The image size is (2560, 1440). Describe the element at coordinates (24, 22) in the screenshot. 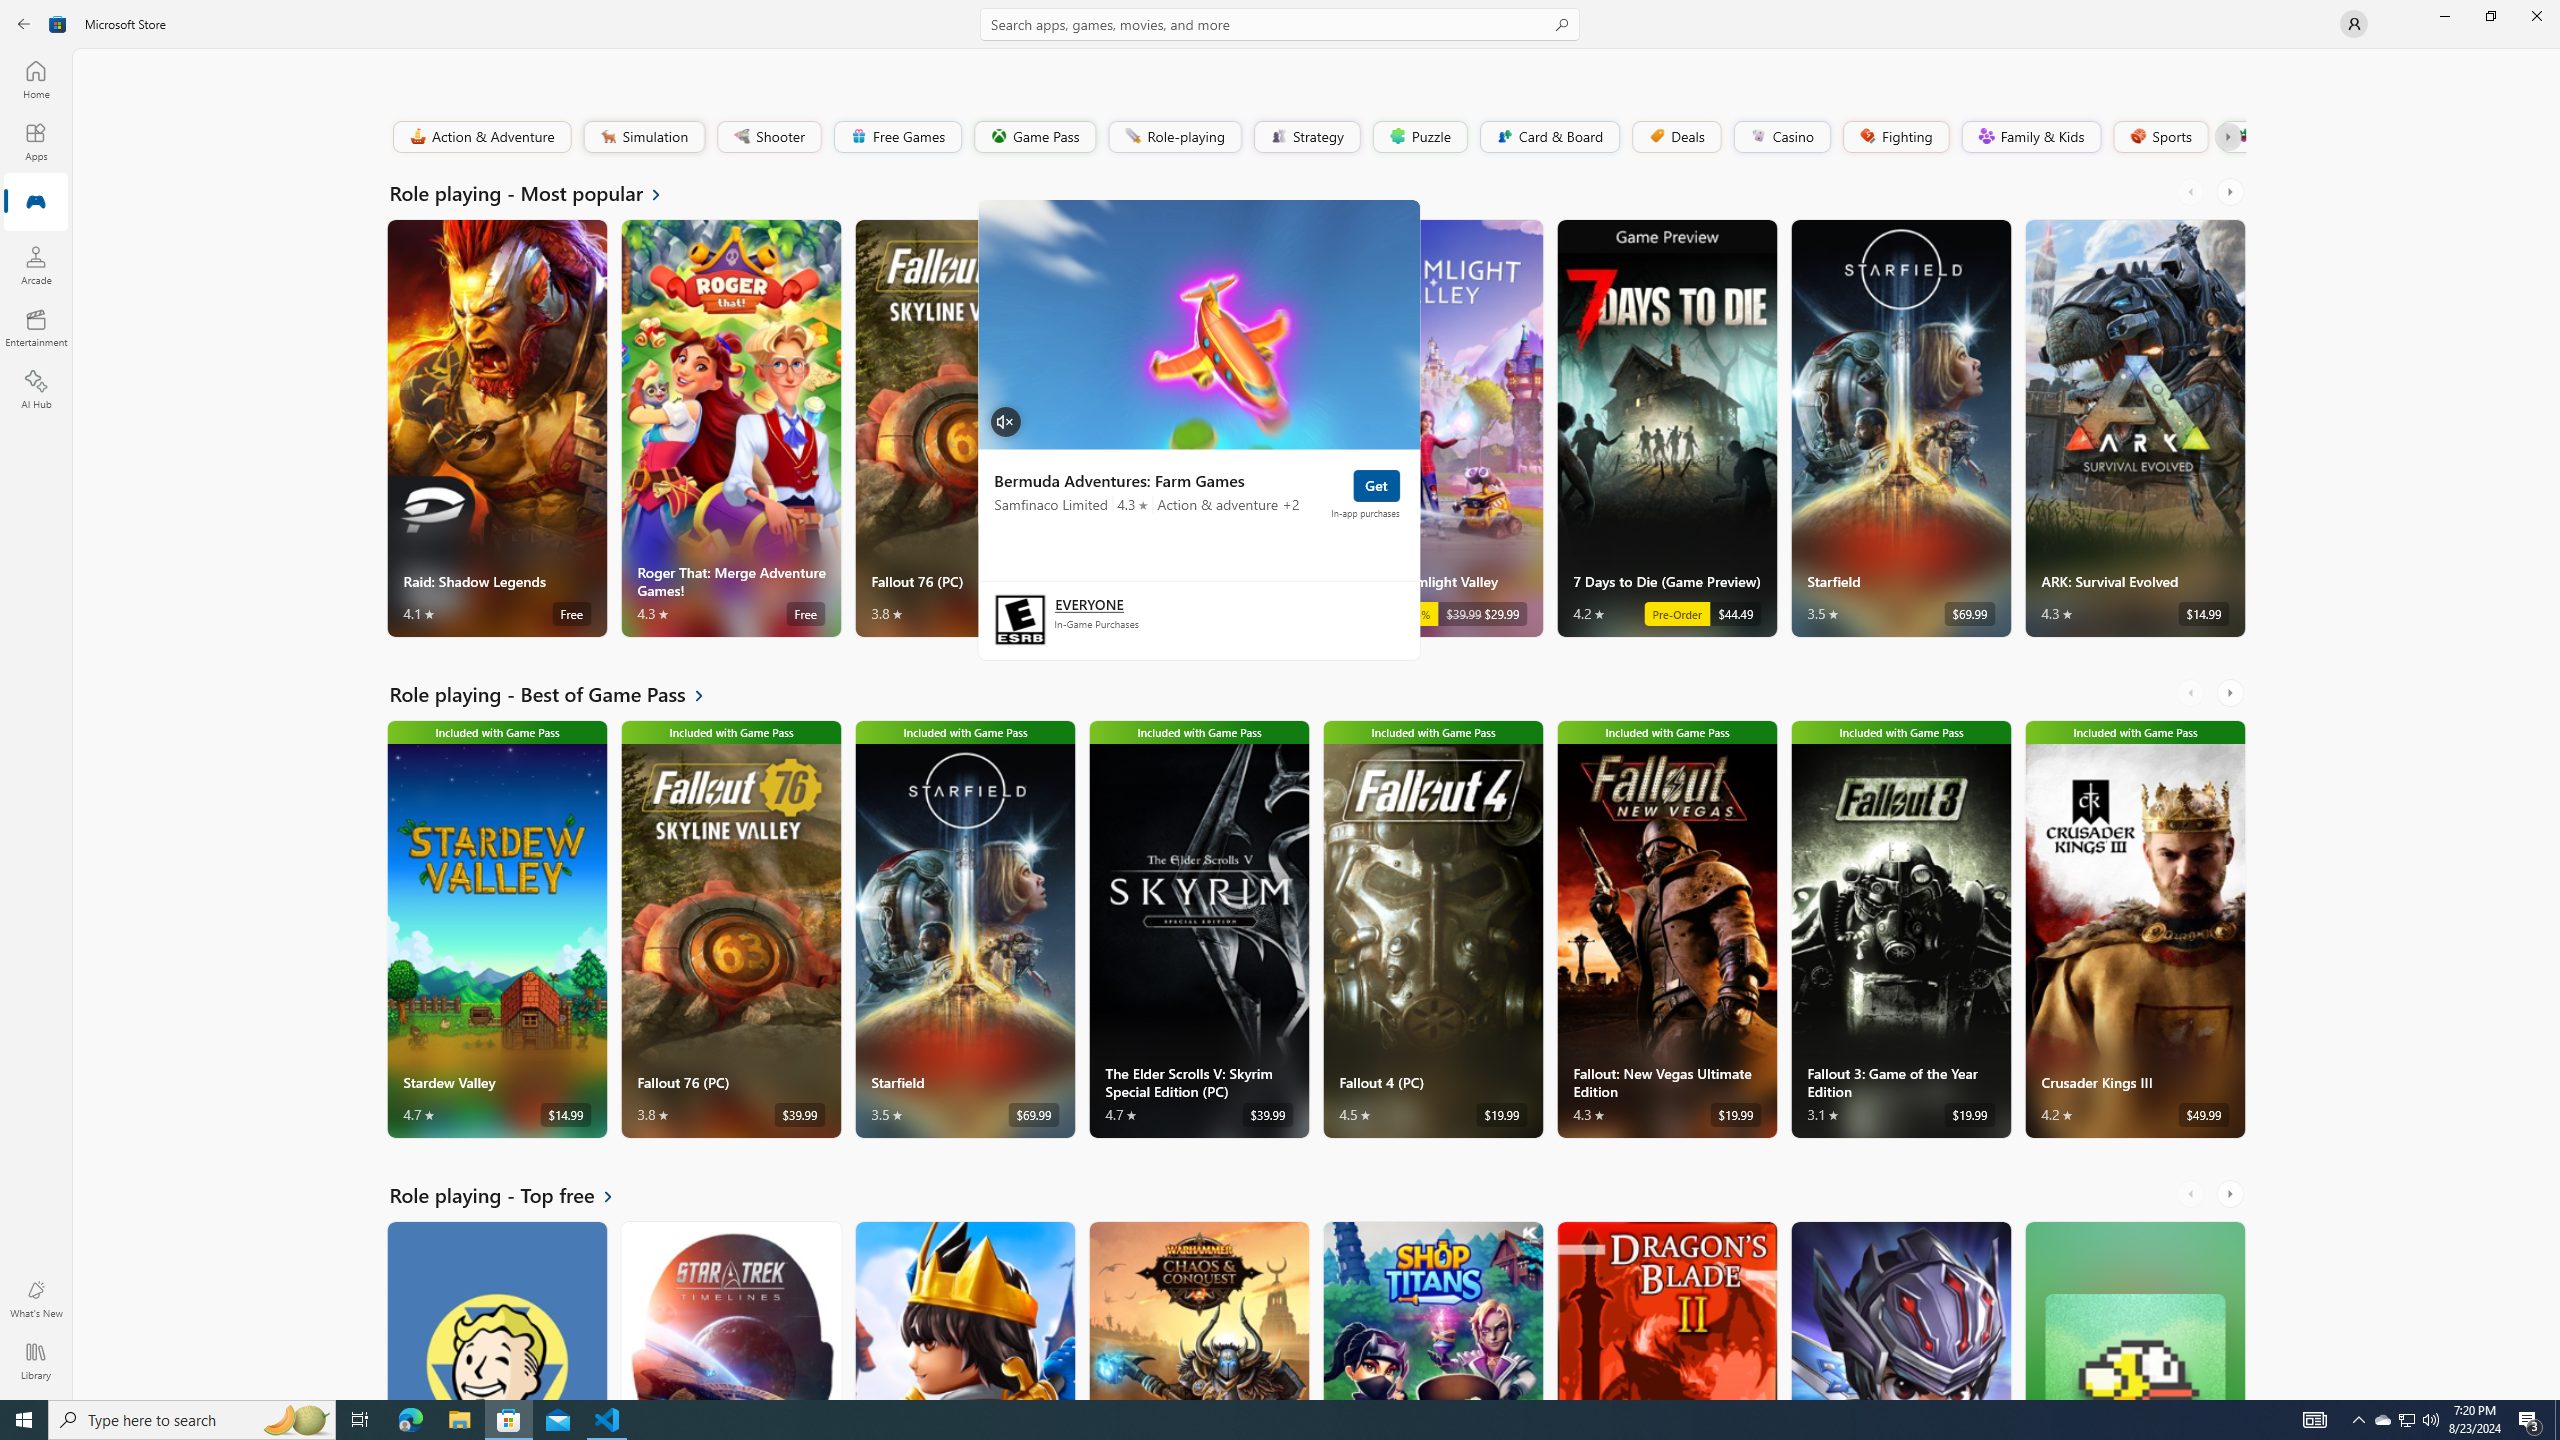

I see `'Back'` at that location.